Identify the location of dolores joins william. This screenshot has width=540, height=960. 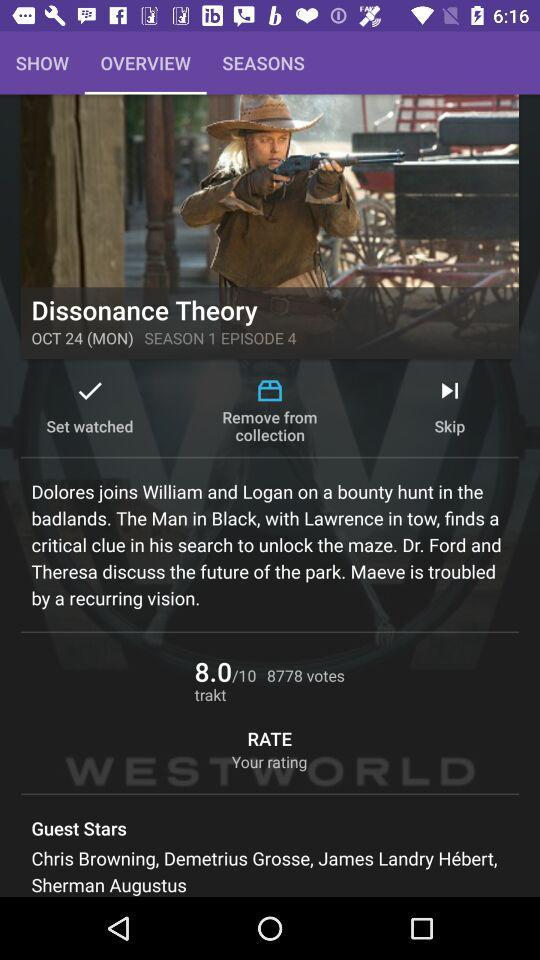
(270, 544).